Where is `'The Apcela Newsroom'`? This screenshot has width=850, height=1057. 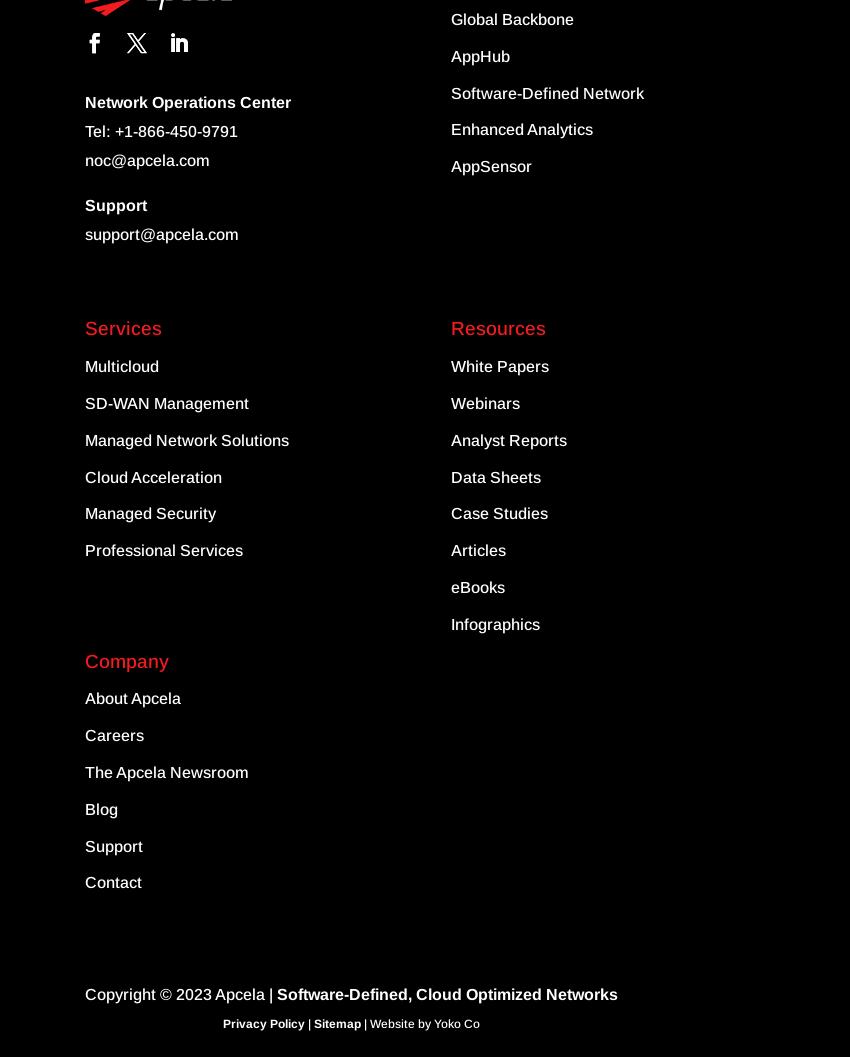 'The Apcela Newsroom' is located at coordinates (167, 772).